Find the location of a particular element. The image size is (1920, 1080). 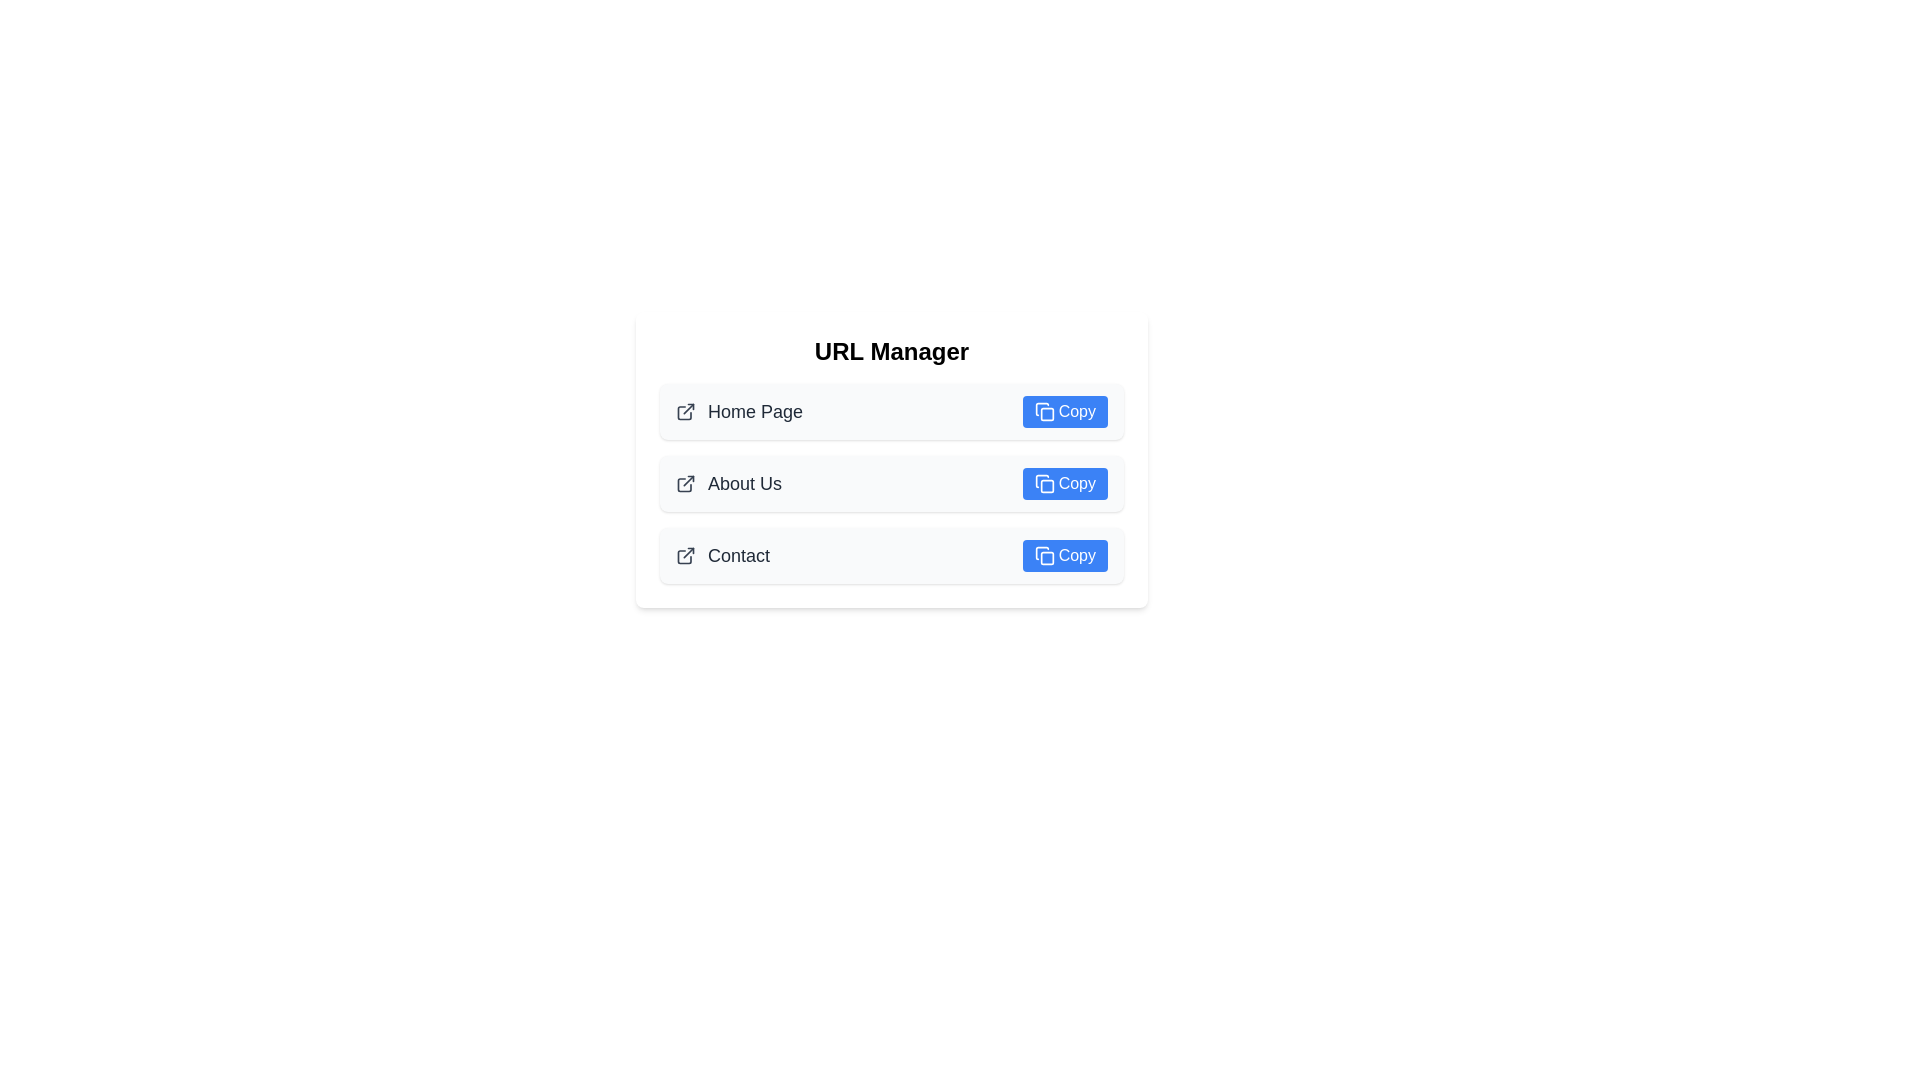

text label identifying the 'About Us' section, which is located in the middle of a vertically arranged list between the 'Home Page' and 'Contact' items is located at coordinates (743, 483).